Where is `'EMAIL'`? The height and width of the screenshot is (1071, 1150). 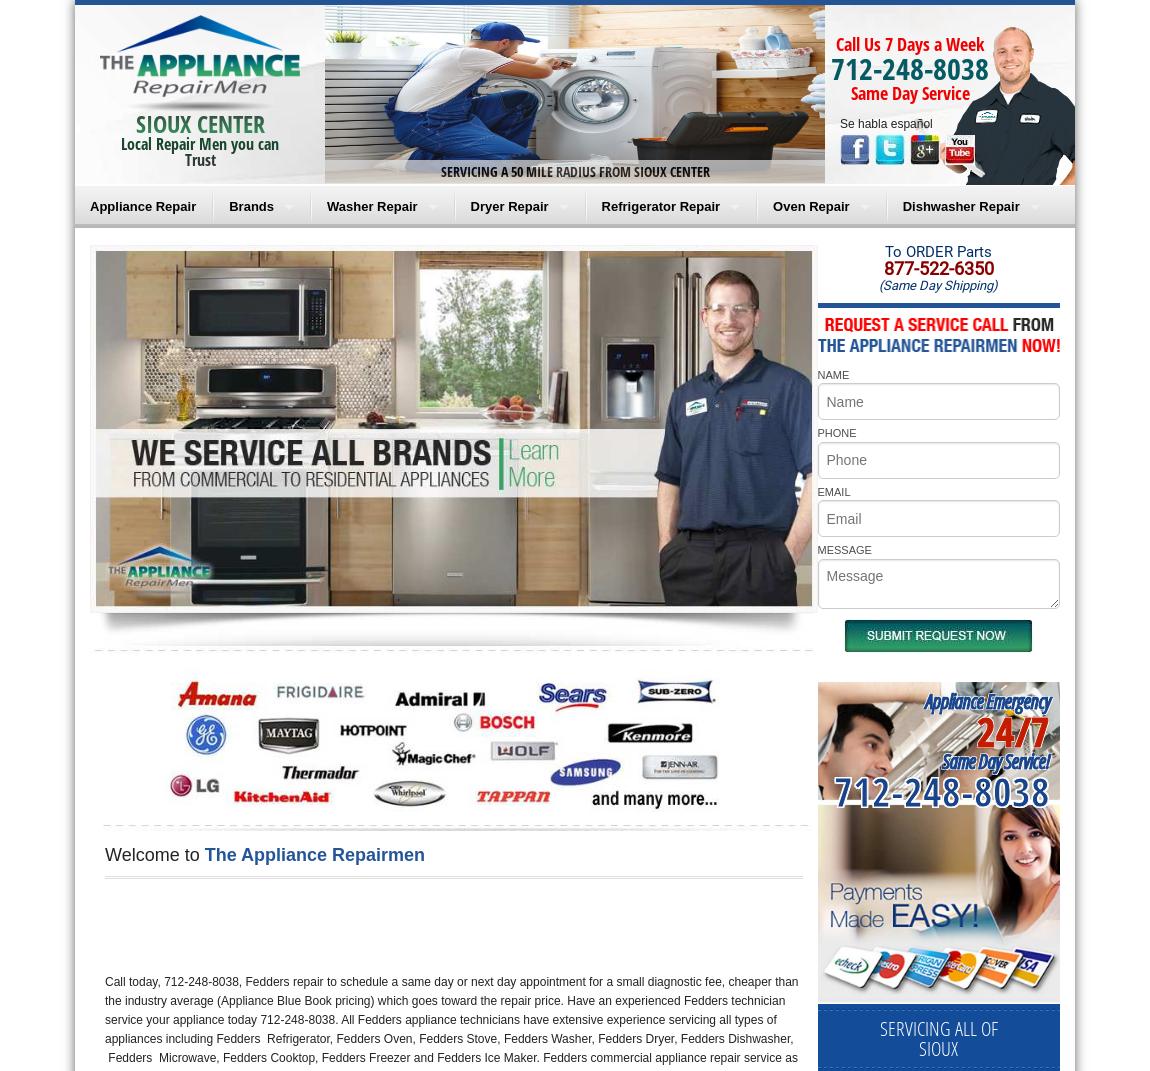 'EMAIL' is located at coordinates (815, 490).